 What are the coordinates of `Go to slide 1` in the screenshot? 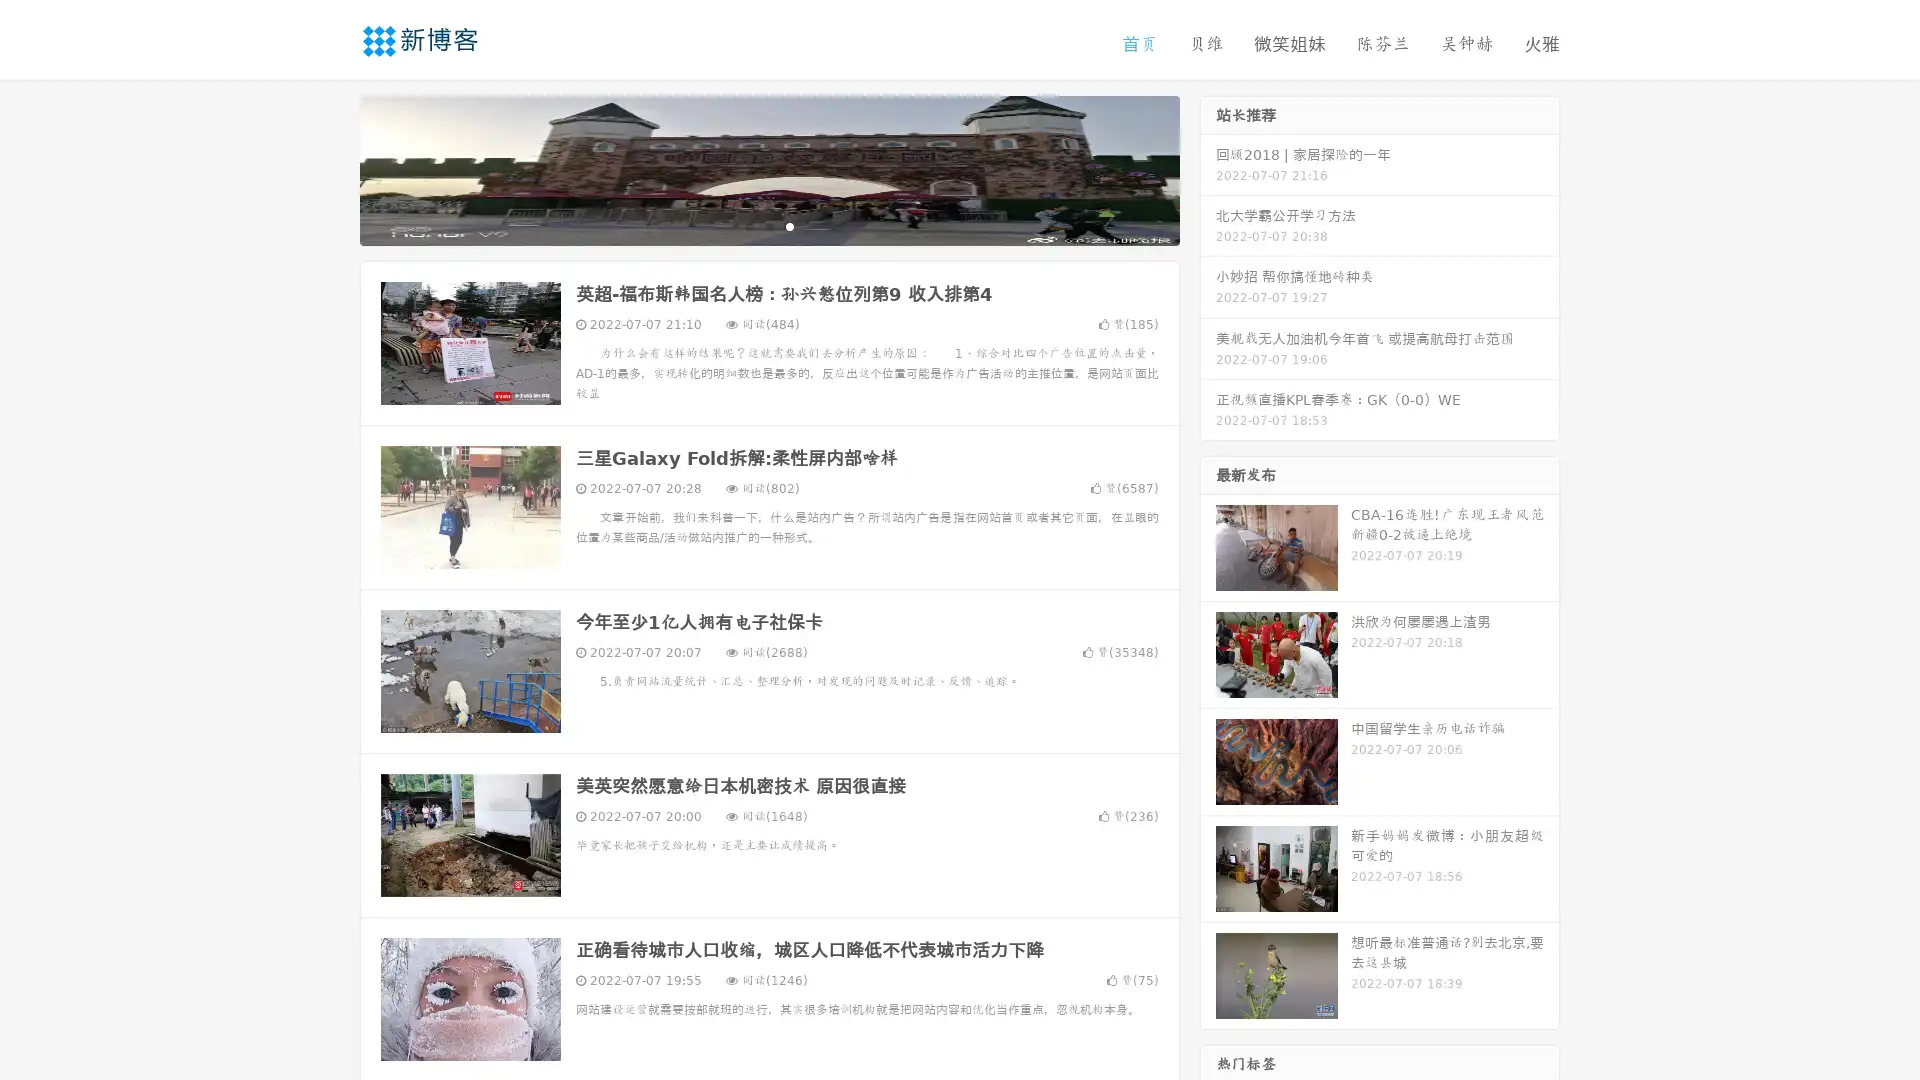 It's located at (748, 225).